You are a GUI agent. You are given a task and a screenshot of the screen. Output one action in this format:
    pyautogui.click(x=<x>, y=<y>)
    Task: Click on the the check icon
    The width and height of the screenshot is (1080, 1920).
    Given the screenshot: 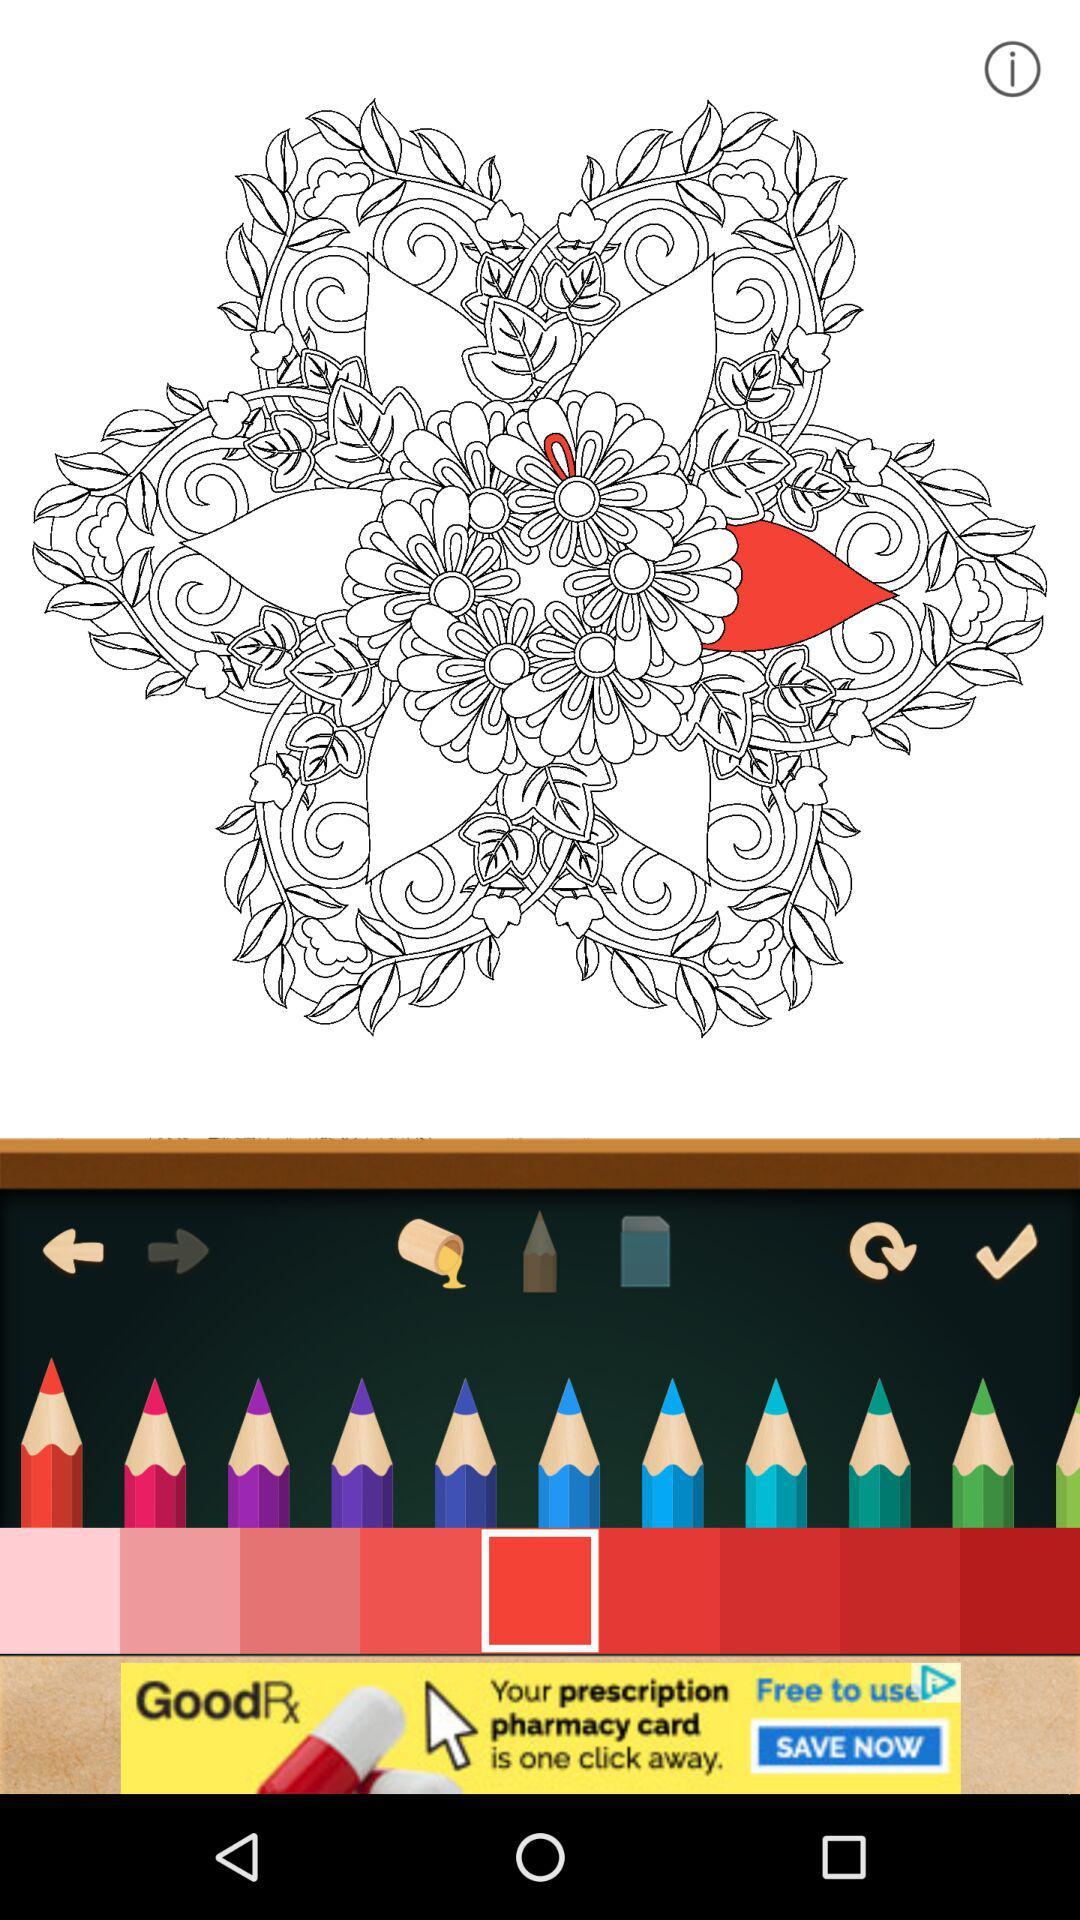 What is the action you would take?
    pyautogui.click(x=1006, y=1250)
    